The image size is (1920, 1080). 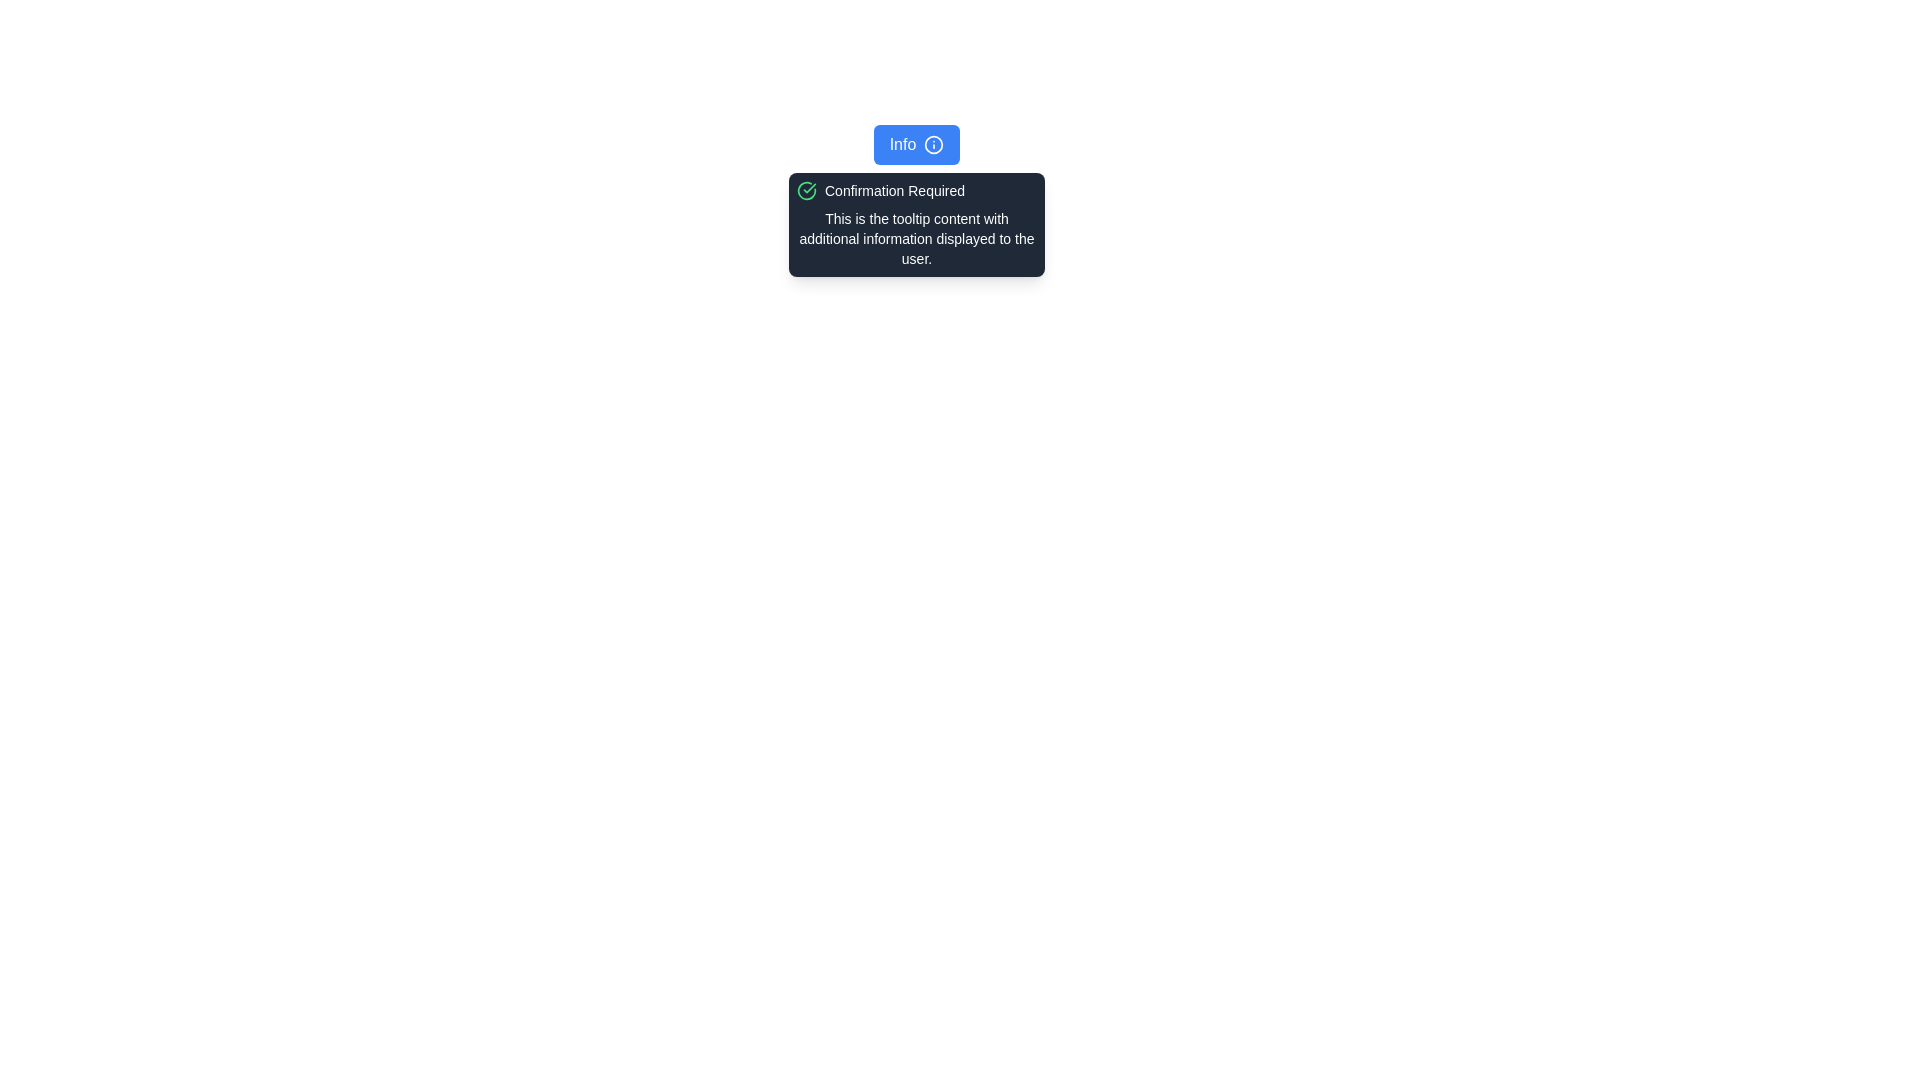 What do you see at coordinates (806, 191) in the screenshot?
I see `green circle check mark icon located to the left of the 'Confirmation Required' text` at bounding box center [806, 191].